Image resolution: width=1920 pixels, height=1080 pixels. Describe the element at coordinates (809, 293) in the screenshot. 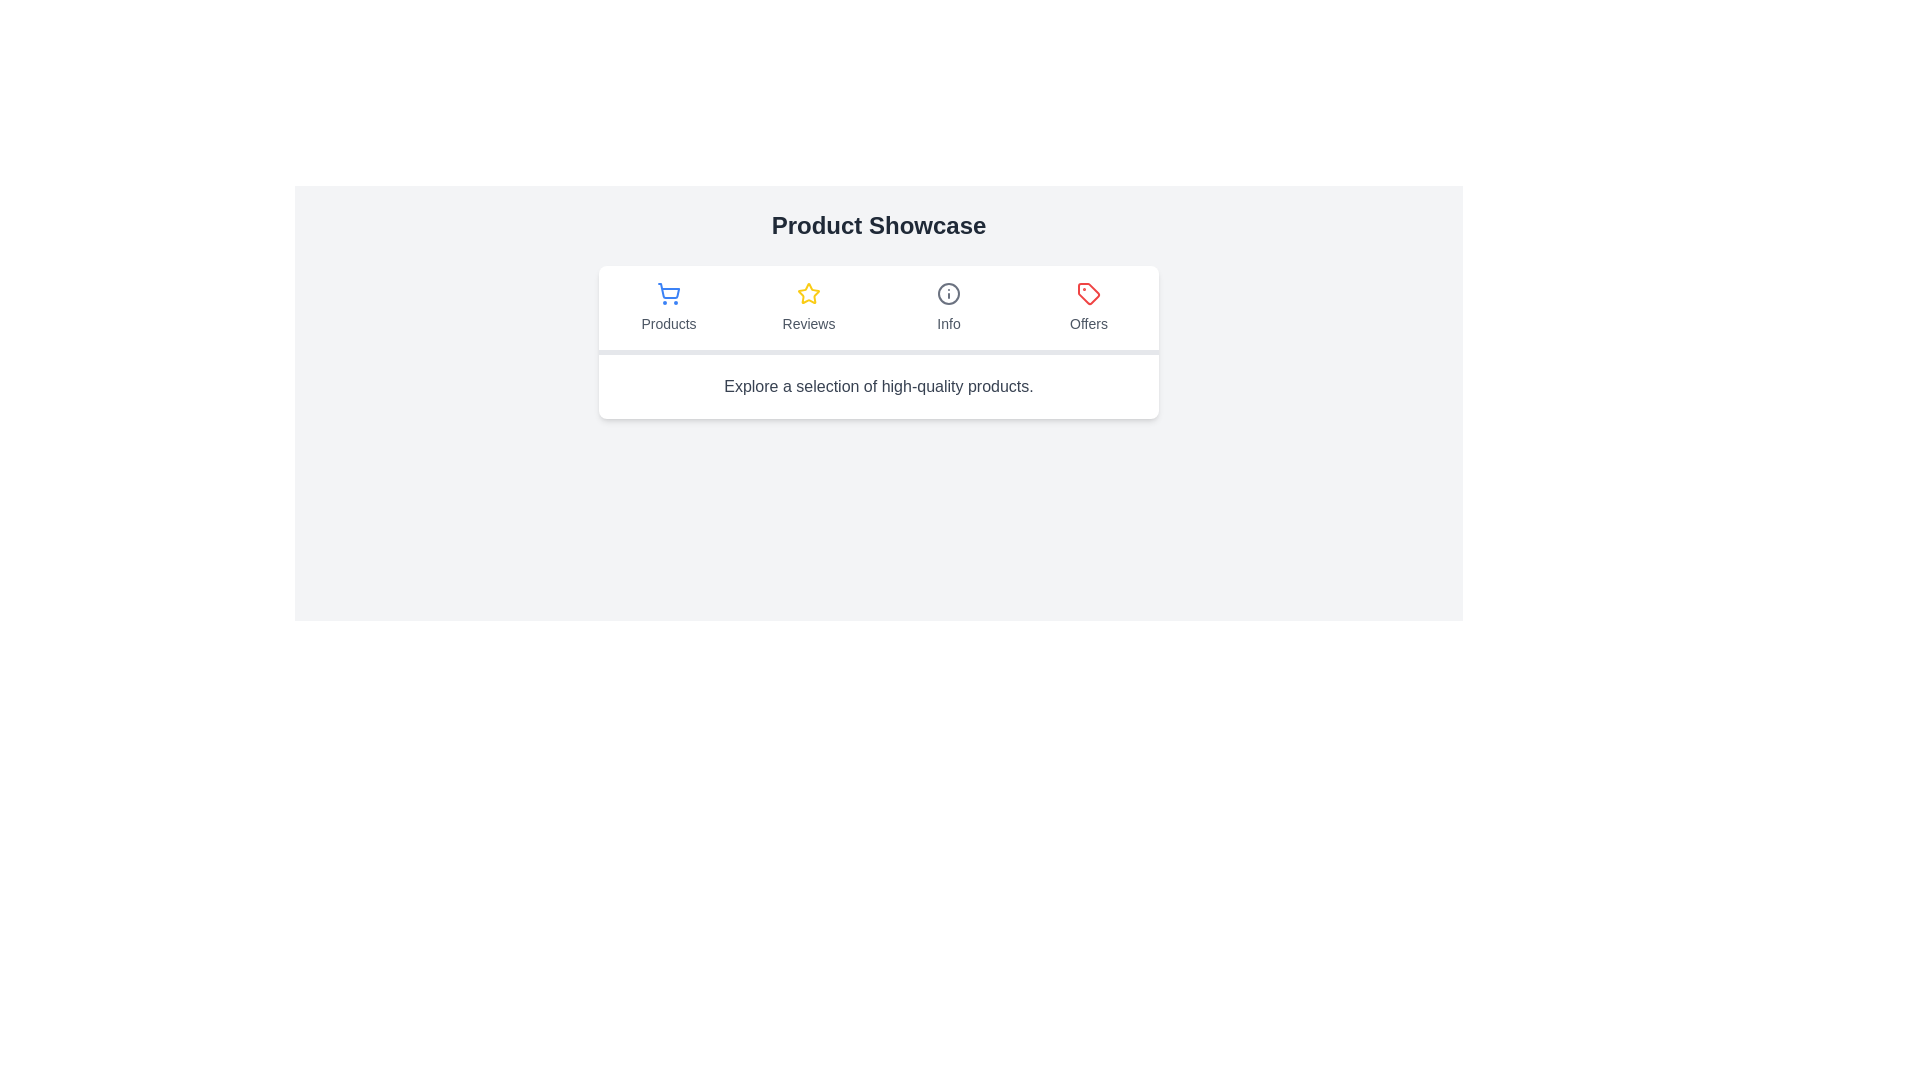

I see `the yellow star icon in the 'Reviews' tab` at that location.